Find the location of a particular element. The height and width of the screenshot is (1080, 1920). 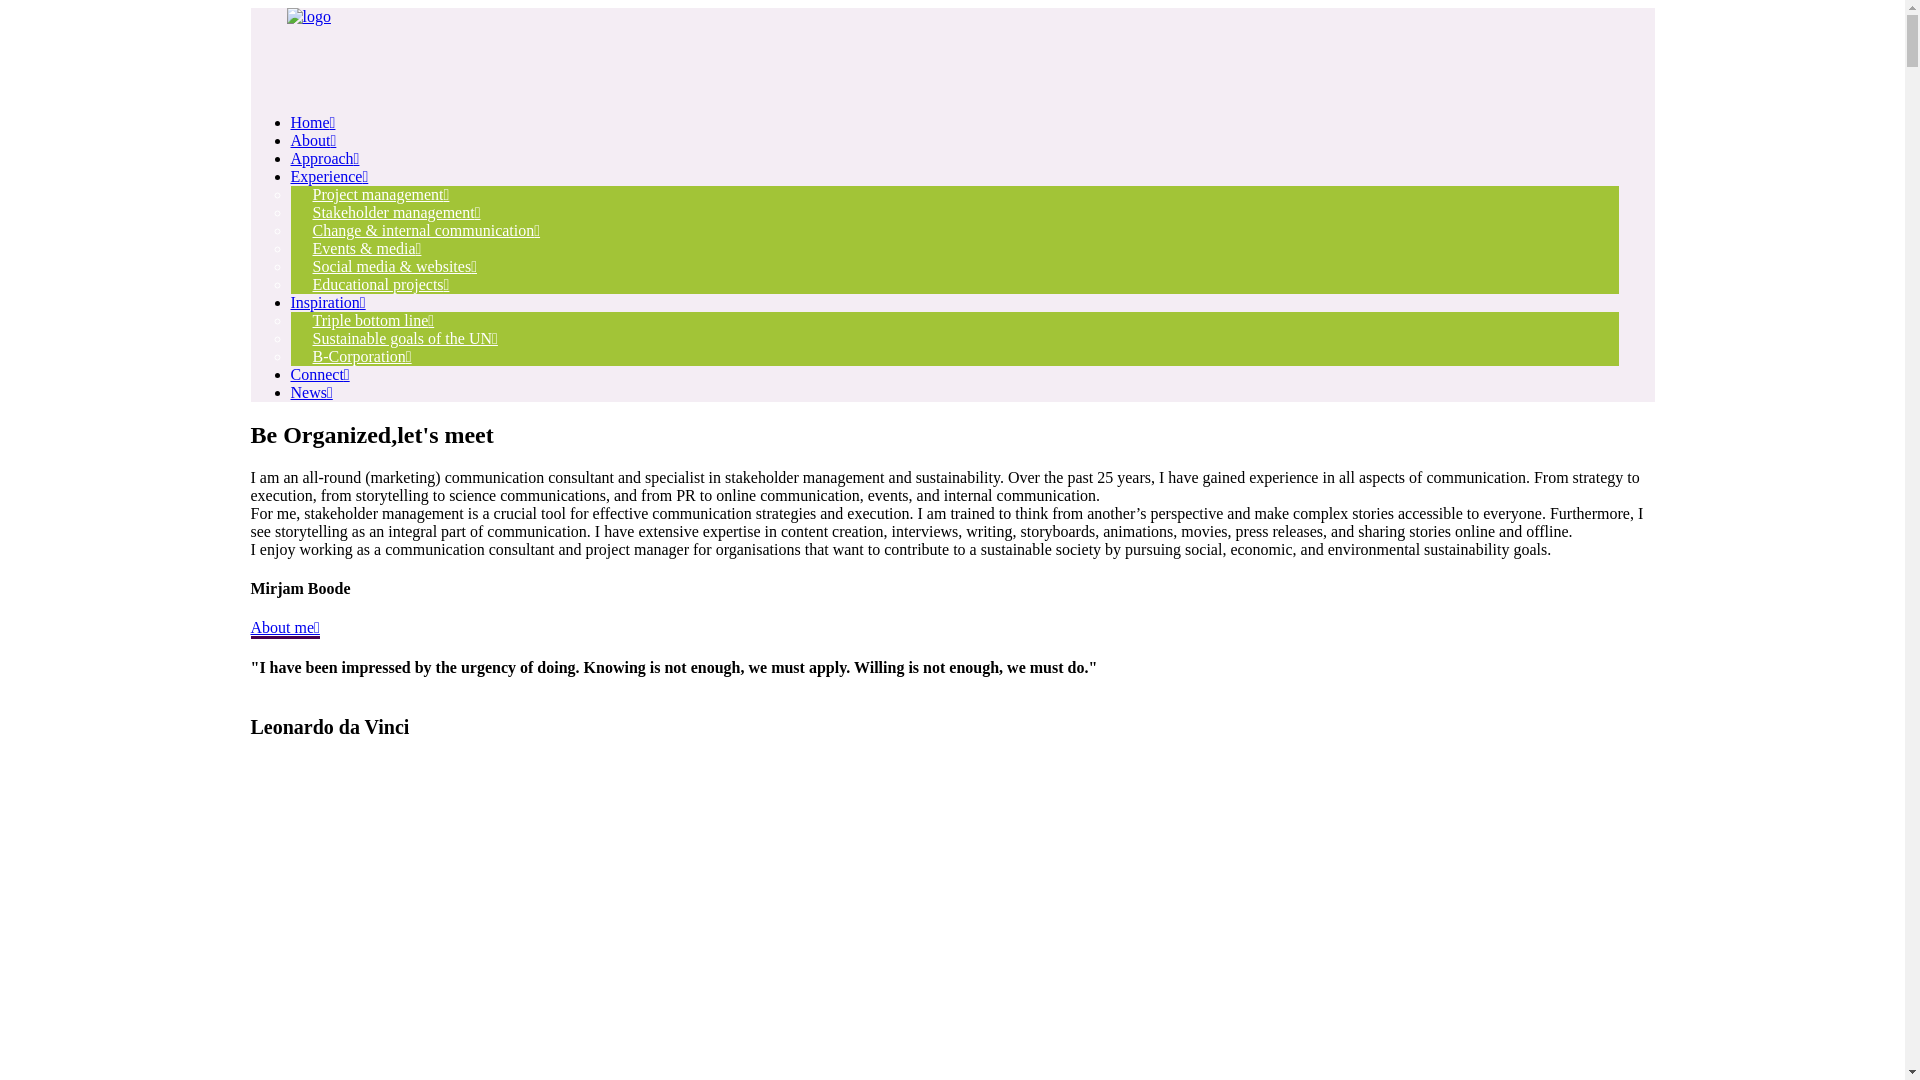

'Stakeholder management' is located at coordinates (395, 212).